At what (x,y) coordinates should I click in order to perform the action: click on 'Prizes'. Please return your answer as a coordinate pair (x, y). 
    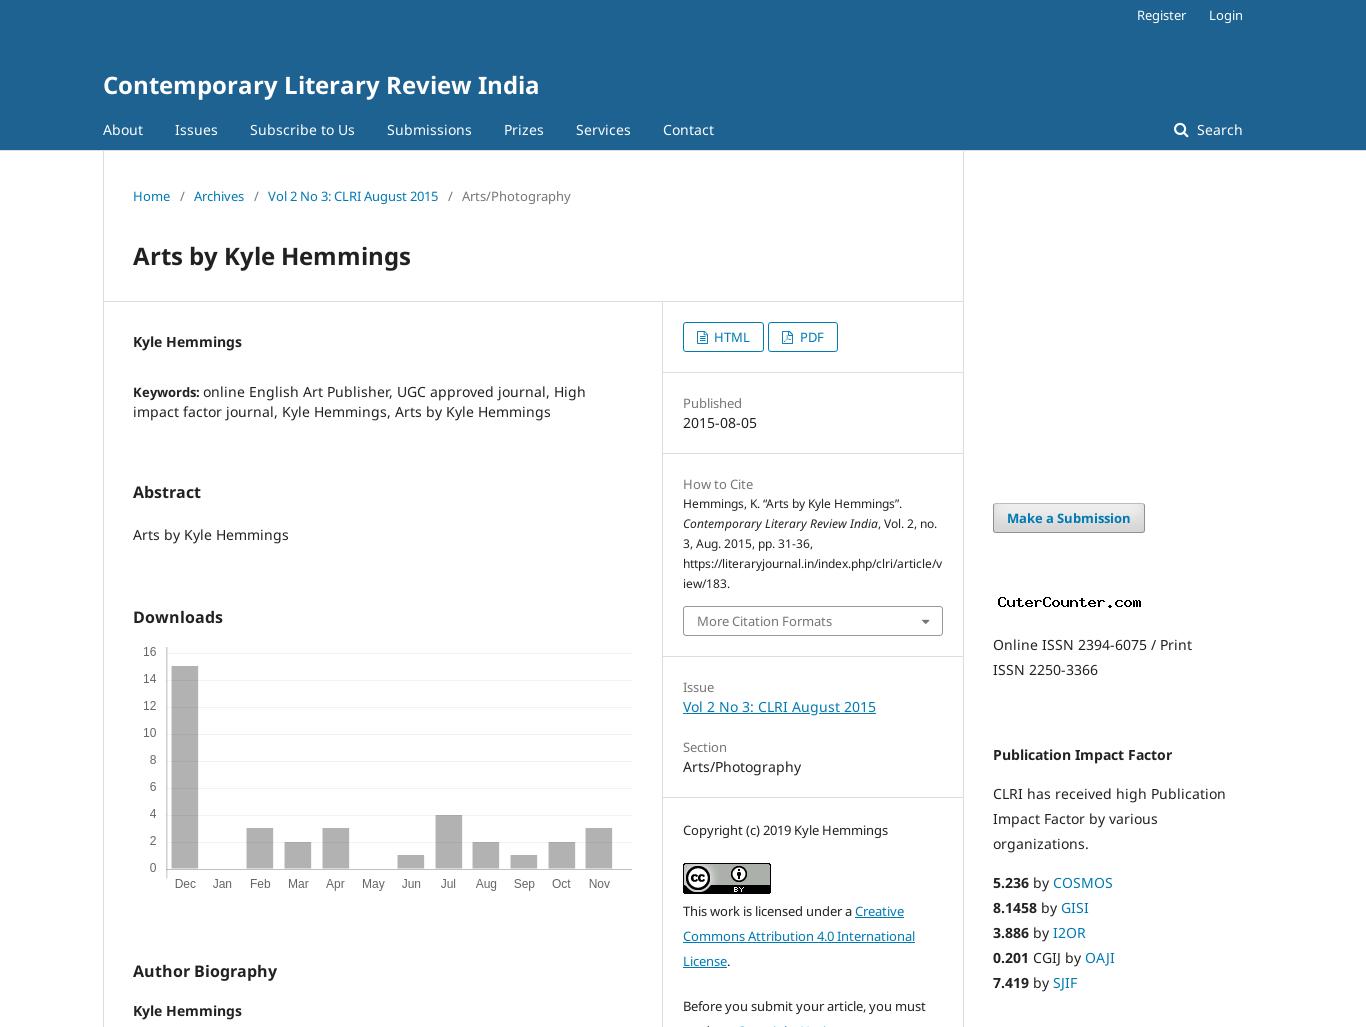
    Looking at the image, I should click on (523, 129).